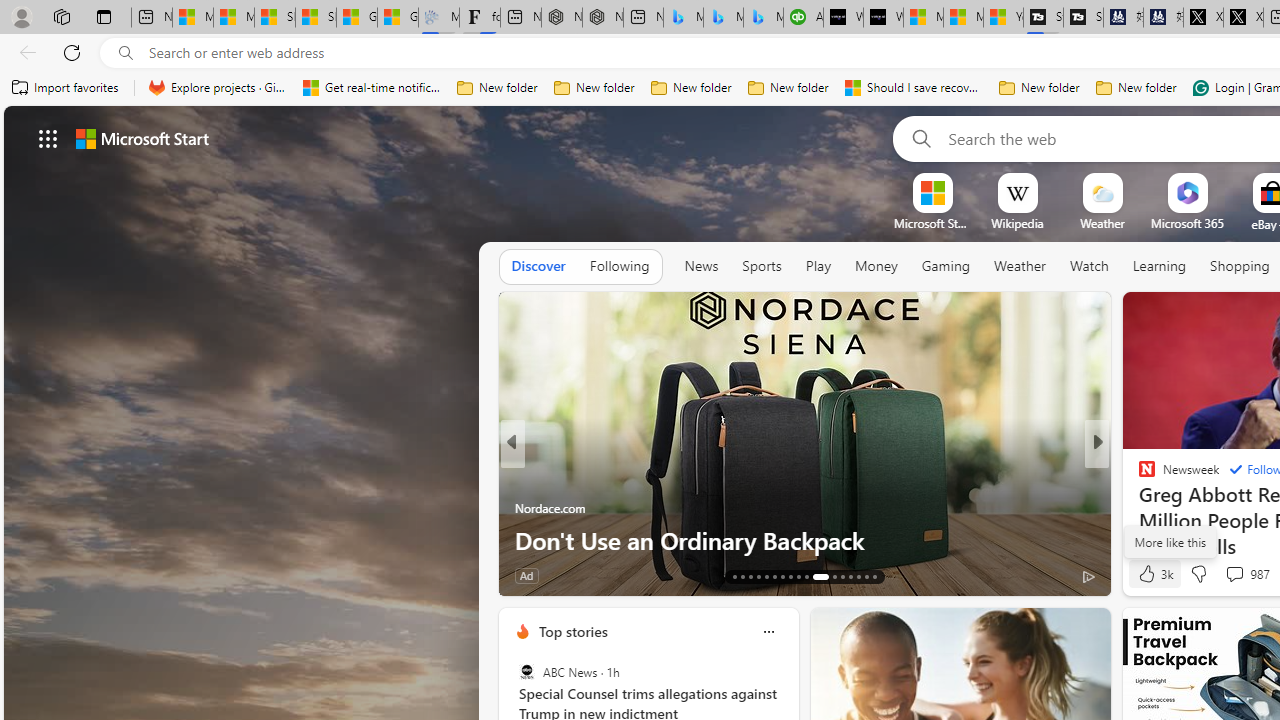  What do you see at coordinates (774, 577) in the screenshot?
I see `'AutomationID: tab-18'` at bounding box center [774, 577].